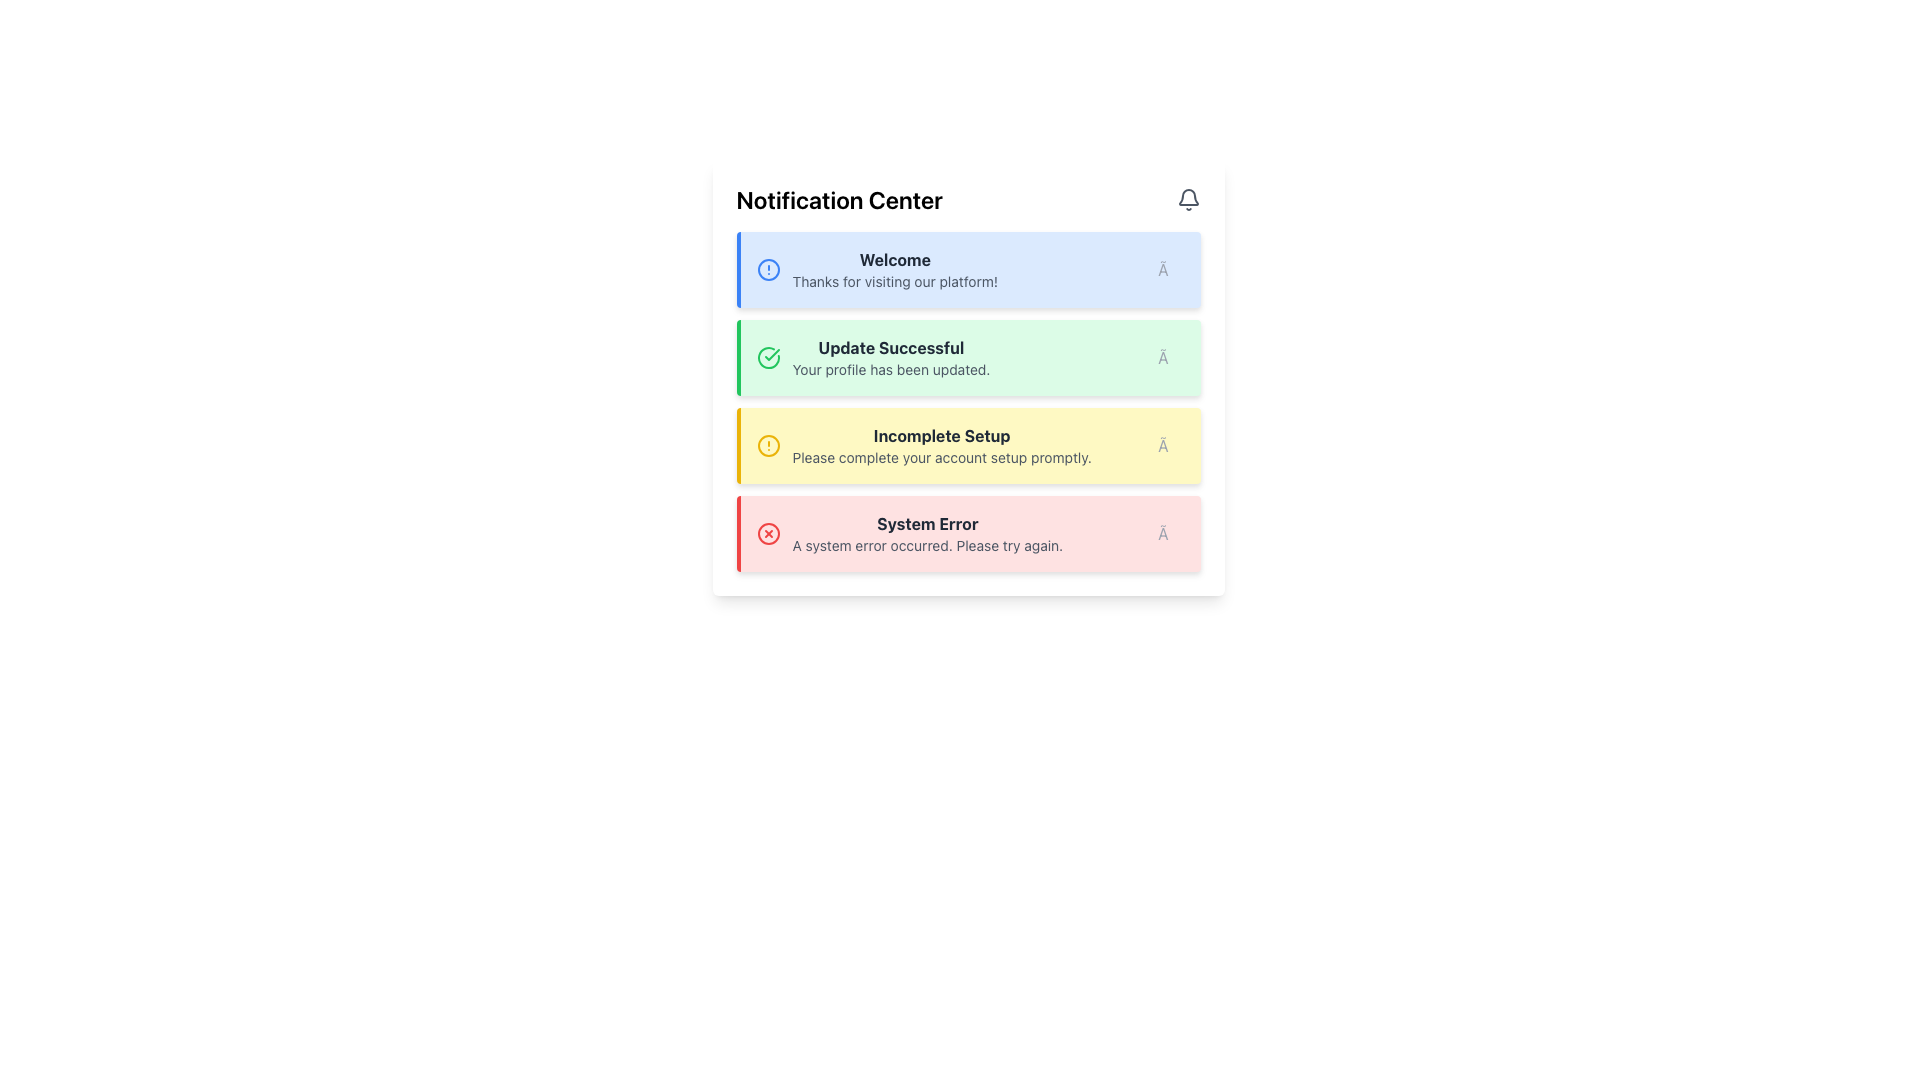 The height and width of the screenshot is (1080, 1920). Describe the element at coordinates (941, 445) in the screenshot. I see `notification text block that informs the user about an incomplete account setup, located in the third entry of the notification center, between the 'Update Successful' and 'System Error' notifications` at that location.